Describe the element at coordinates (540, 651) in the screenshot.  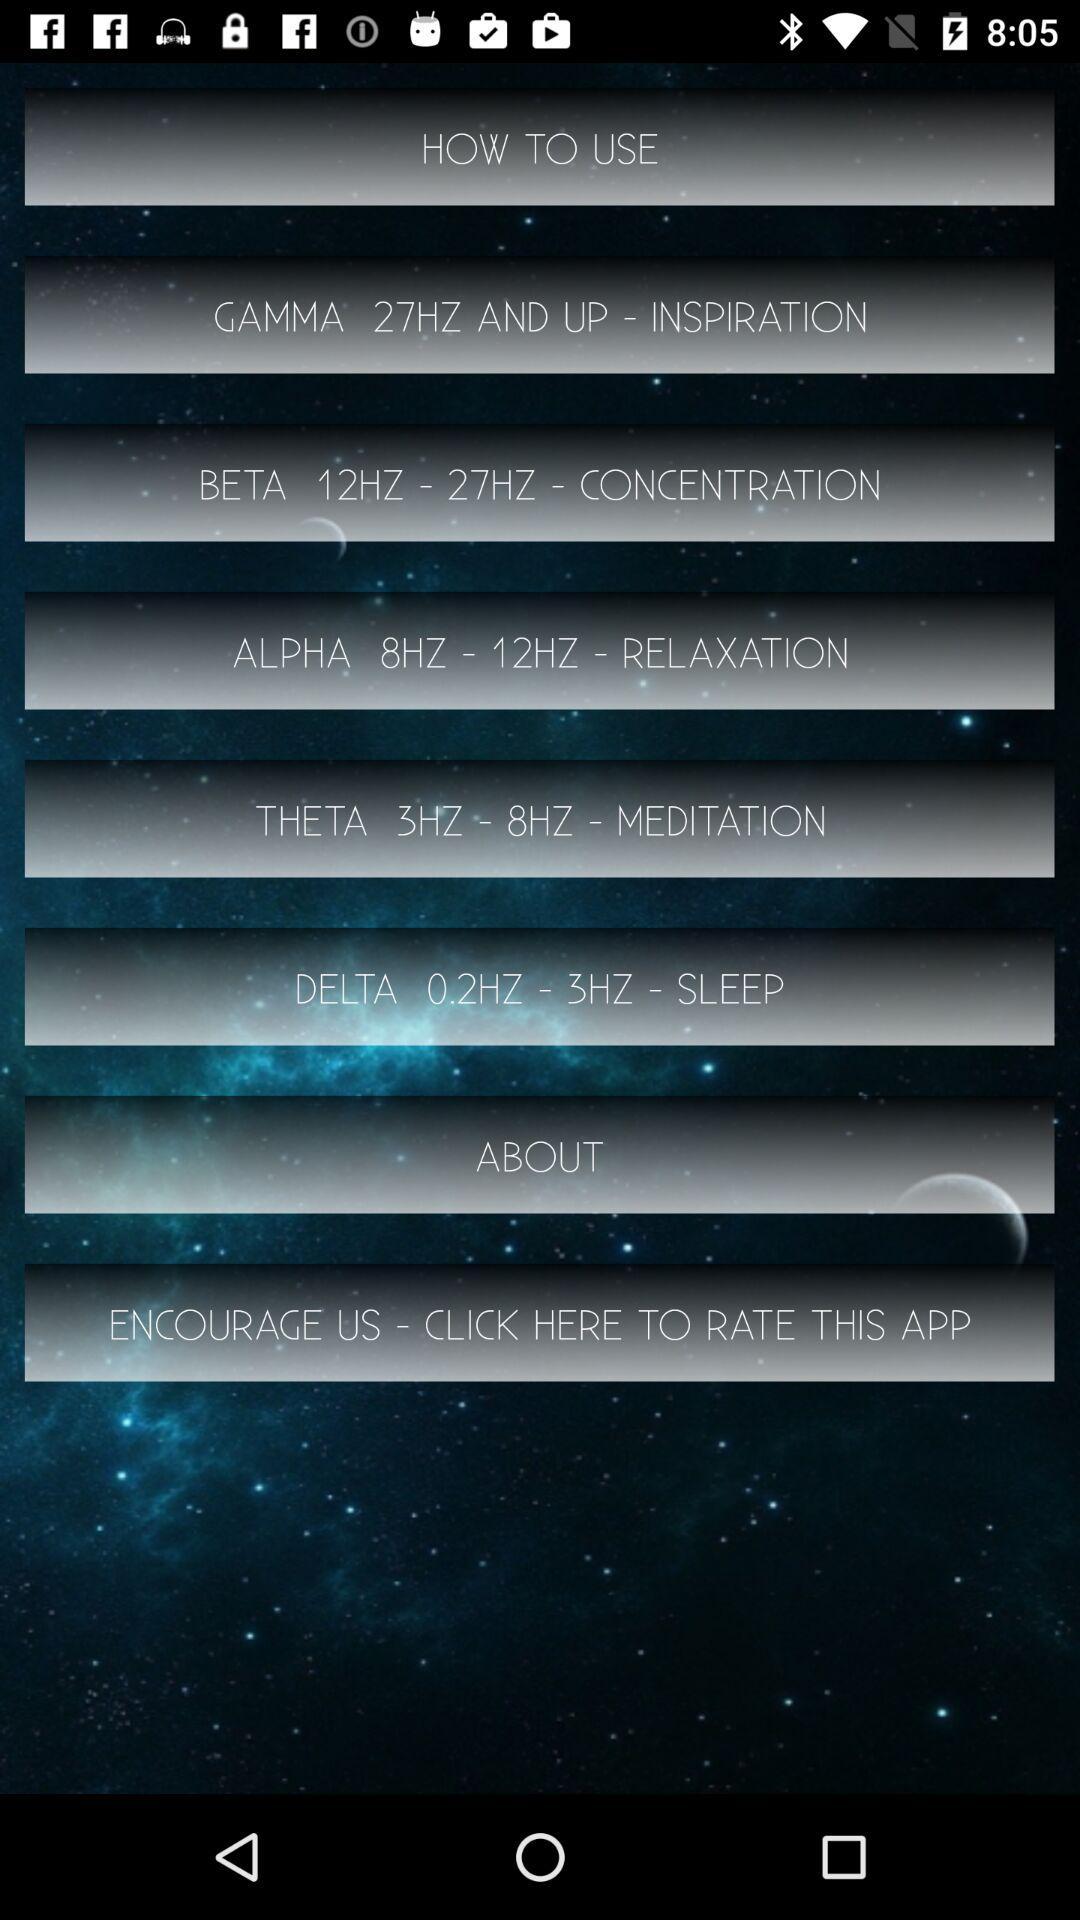
I see `the icon above theta 3hz 8hz button` at that location.